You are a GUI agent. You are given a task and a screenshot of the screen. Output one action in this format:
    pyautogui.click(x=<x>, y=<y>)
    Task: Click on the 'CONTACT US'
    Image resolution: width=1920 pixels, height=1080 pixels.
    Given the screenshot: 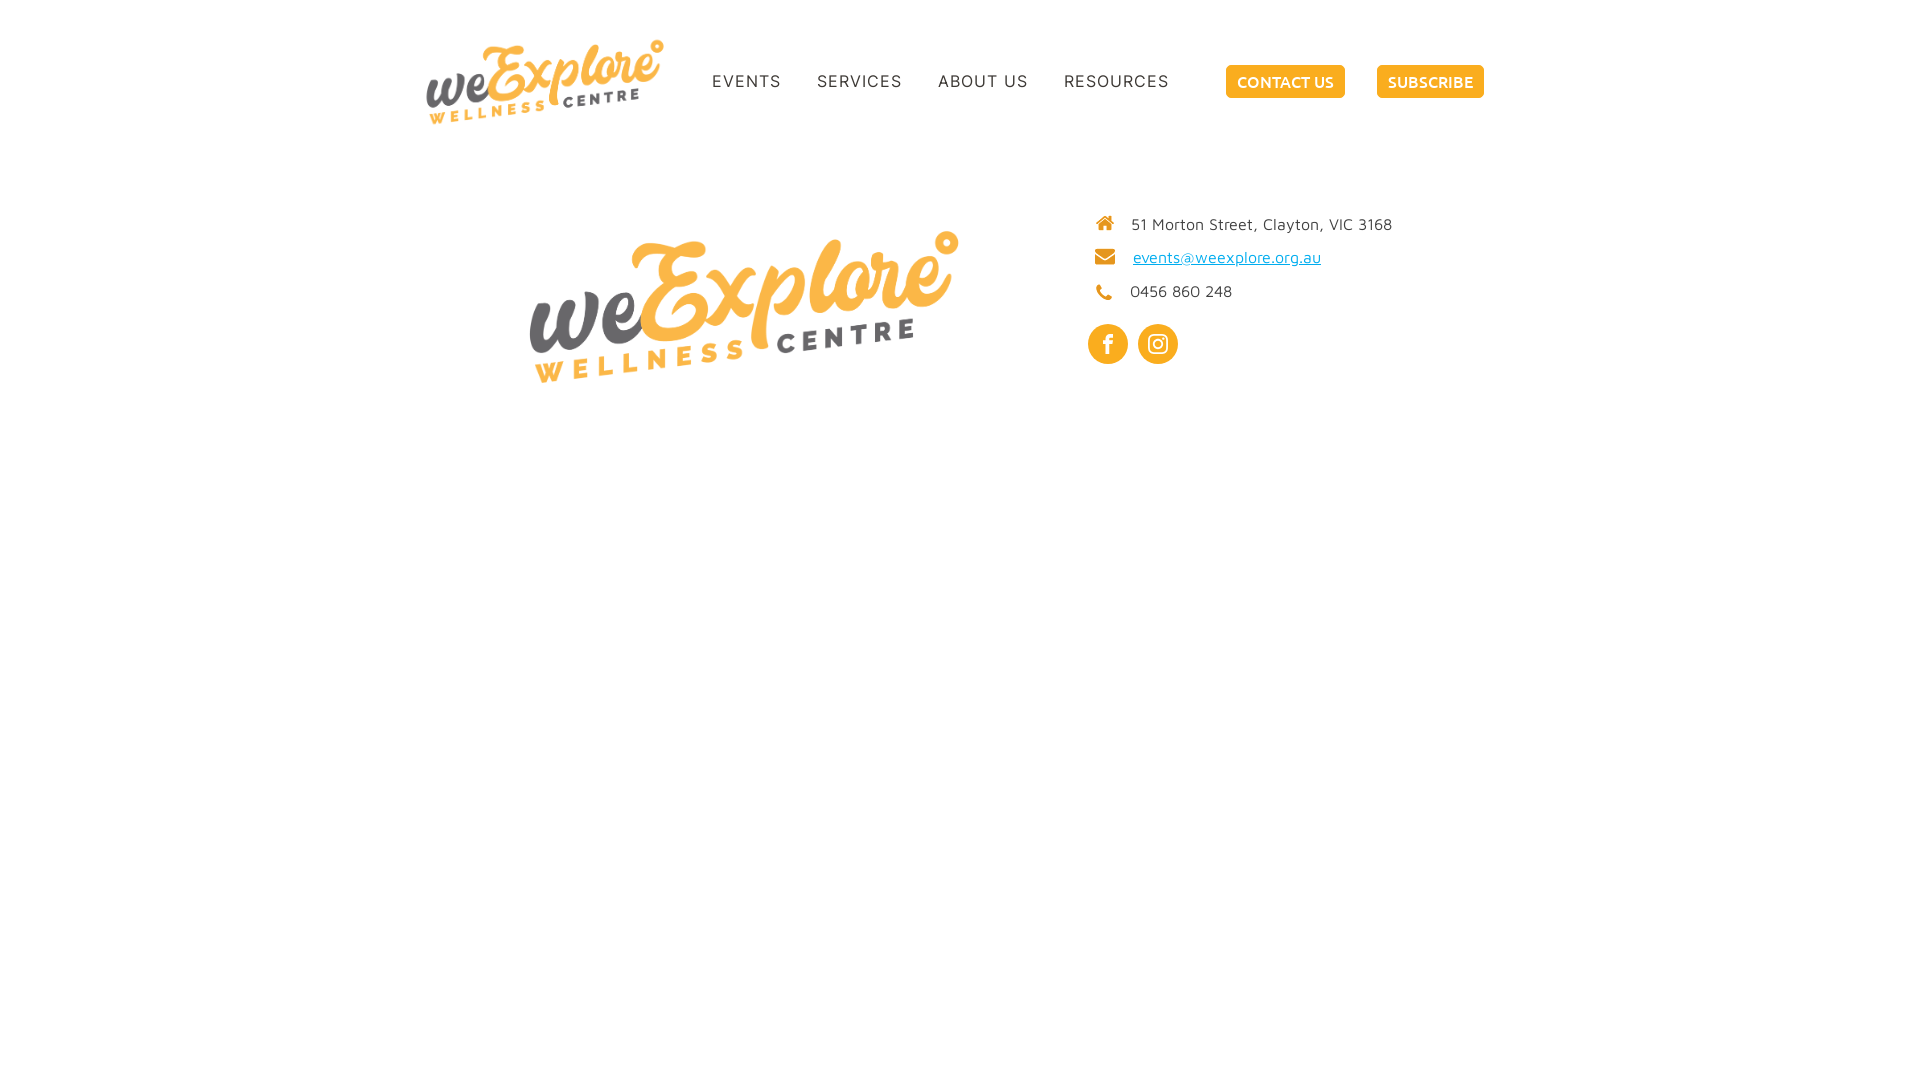 What is the action you would take?
    pyautogui.click(x=1224, y=80)
    